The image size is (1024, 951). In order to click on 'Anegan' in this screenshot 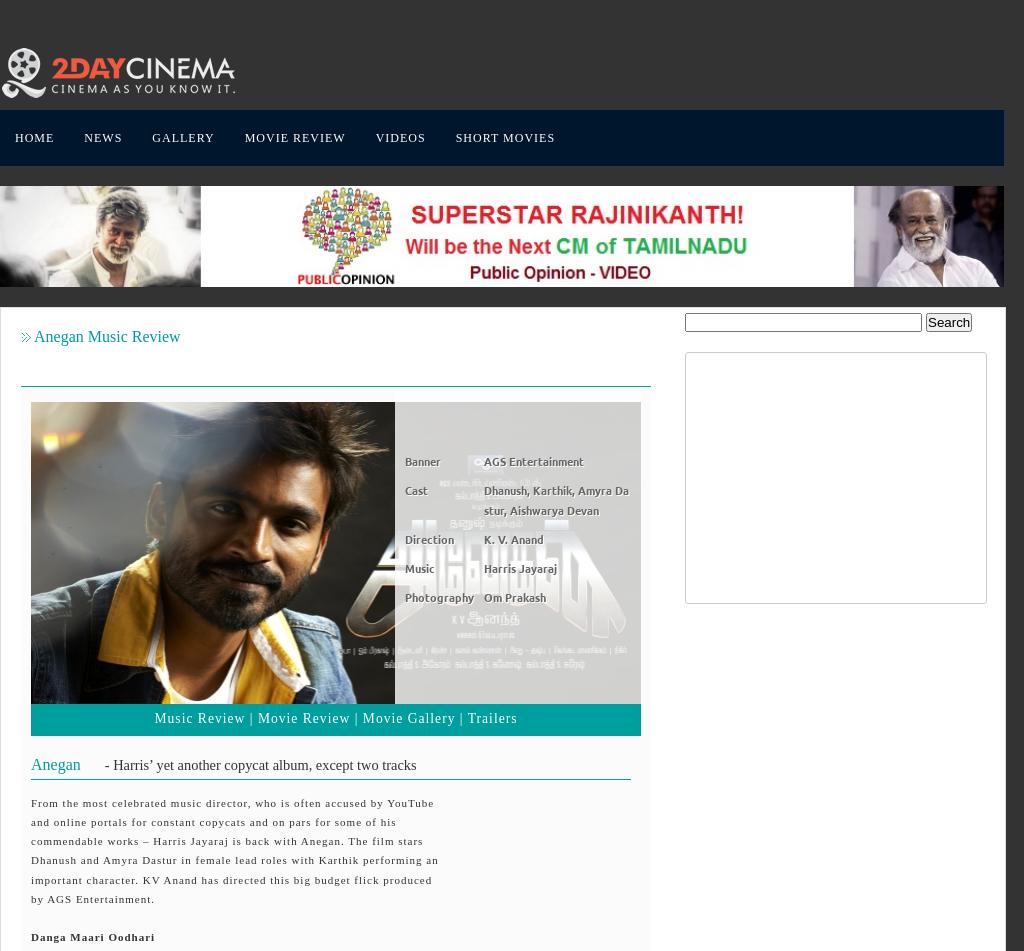, I will do `click(56, 762)`.